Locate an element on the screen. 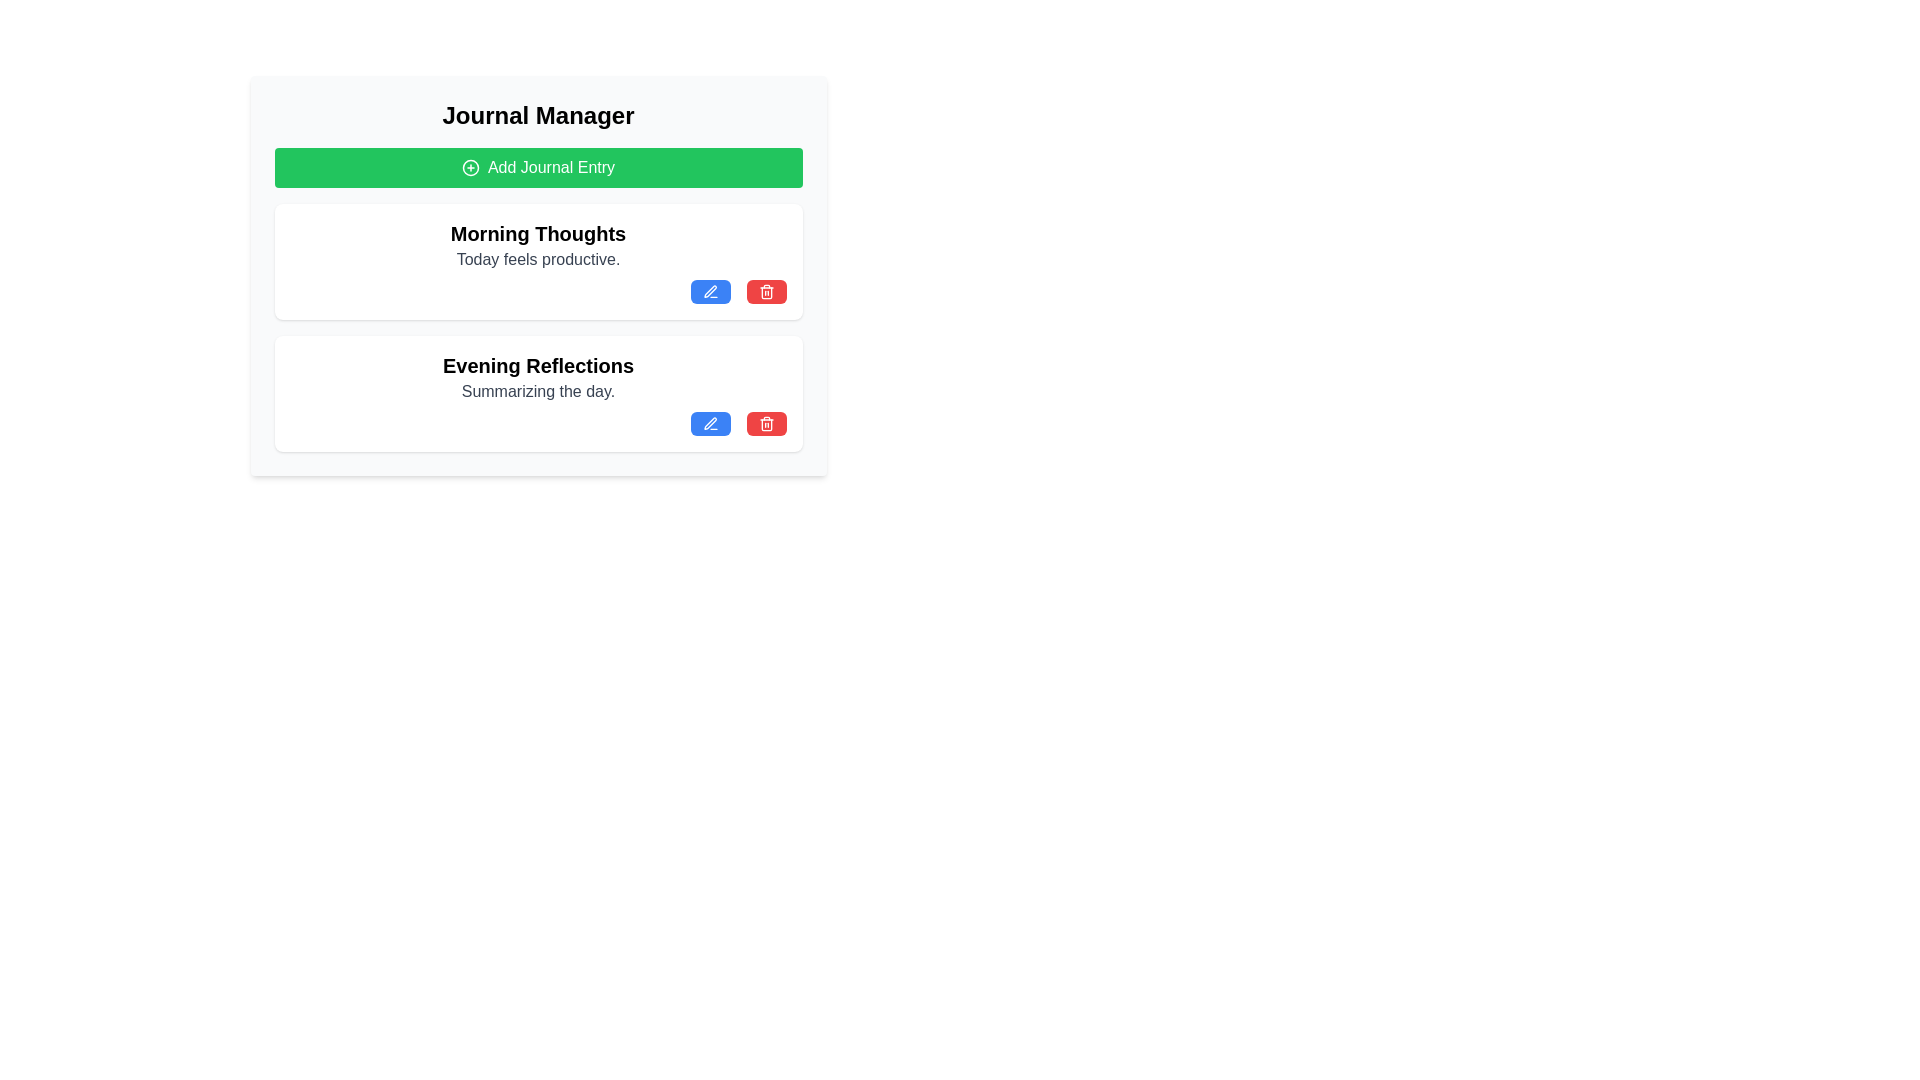 The height and width of the screenshot is (1080, 1920). the delete button located in the bottom-right corner of the card labeled 'Evening Reflections' is located at coordinates (765, 423).